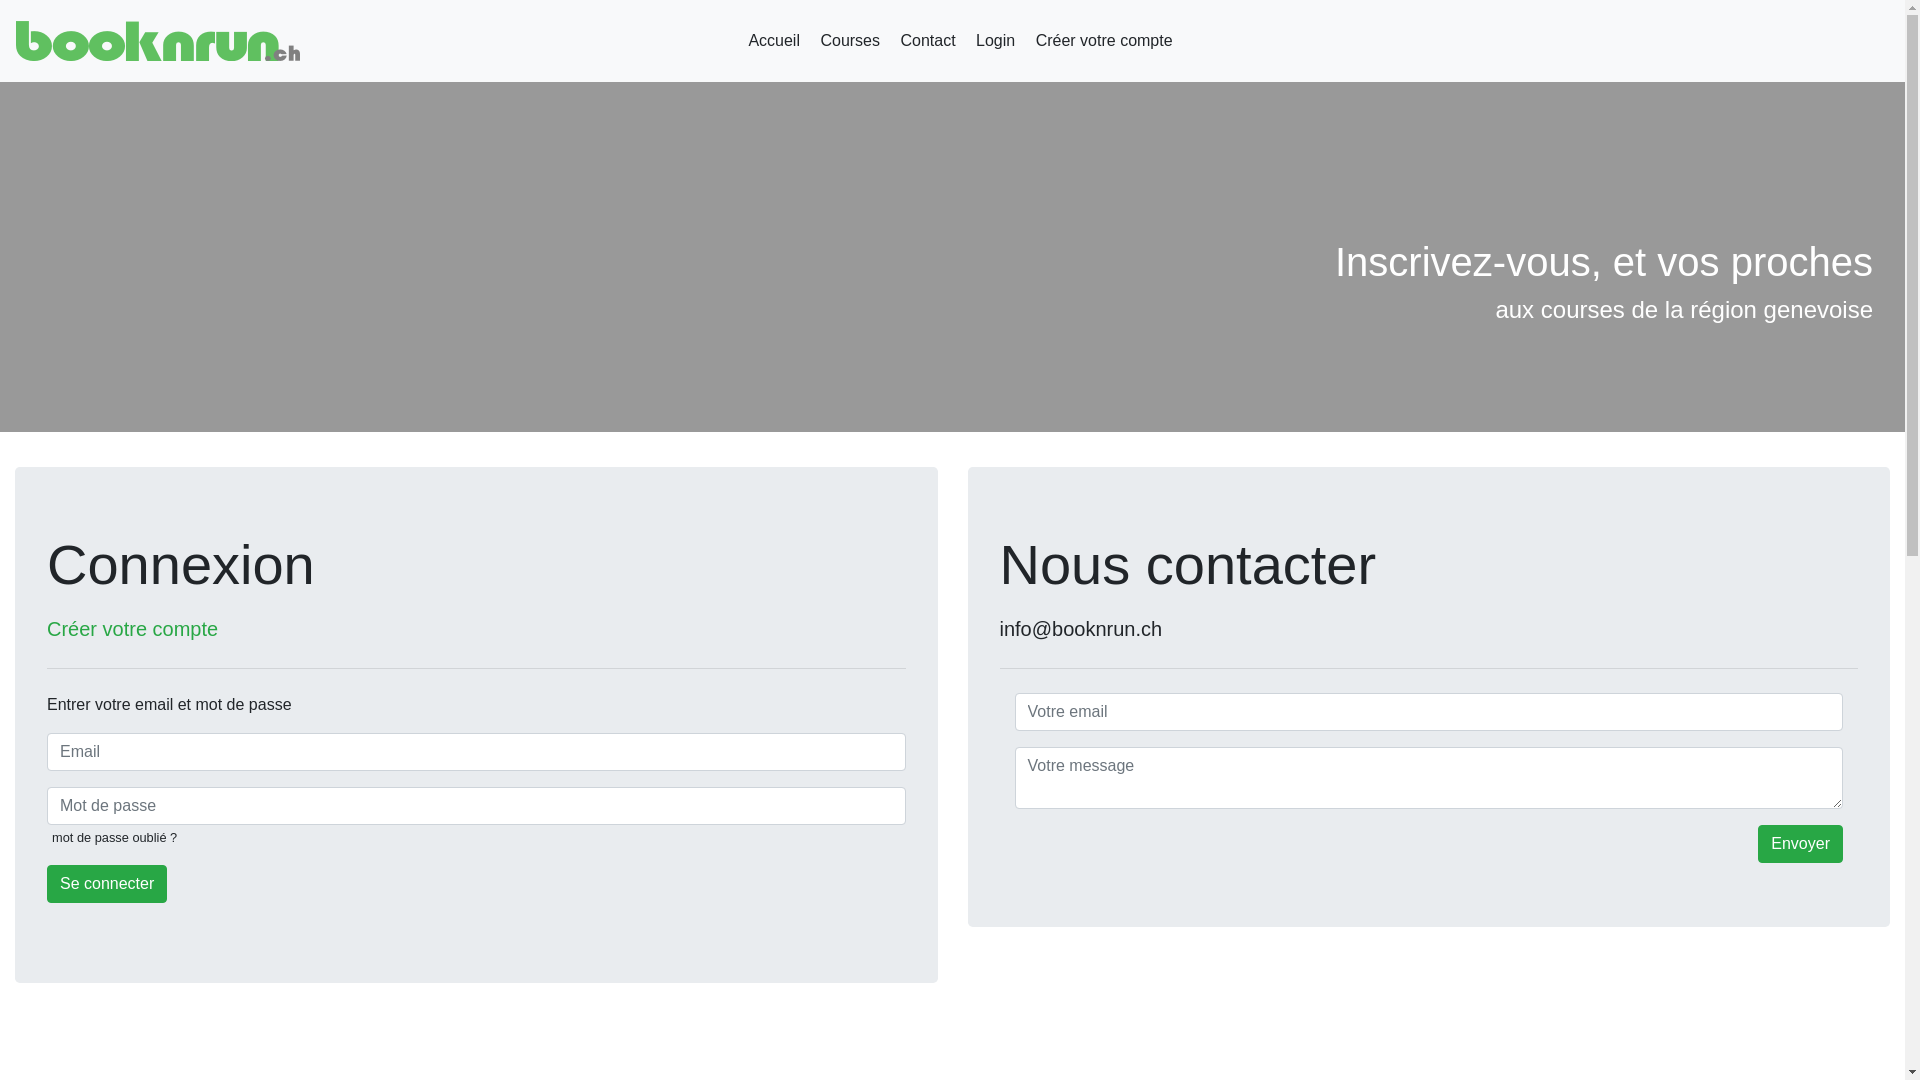 This screenshot has width=1920, height=1080. Describe the element at coordinates (849, 41) in the screenshot. I see `'Courses'` at that location.